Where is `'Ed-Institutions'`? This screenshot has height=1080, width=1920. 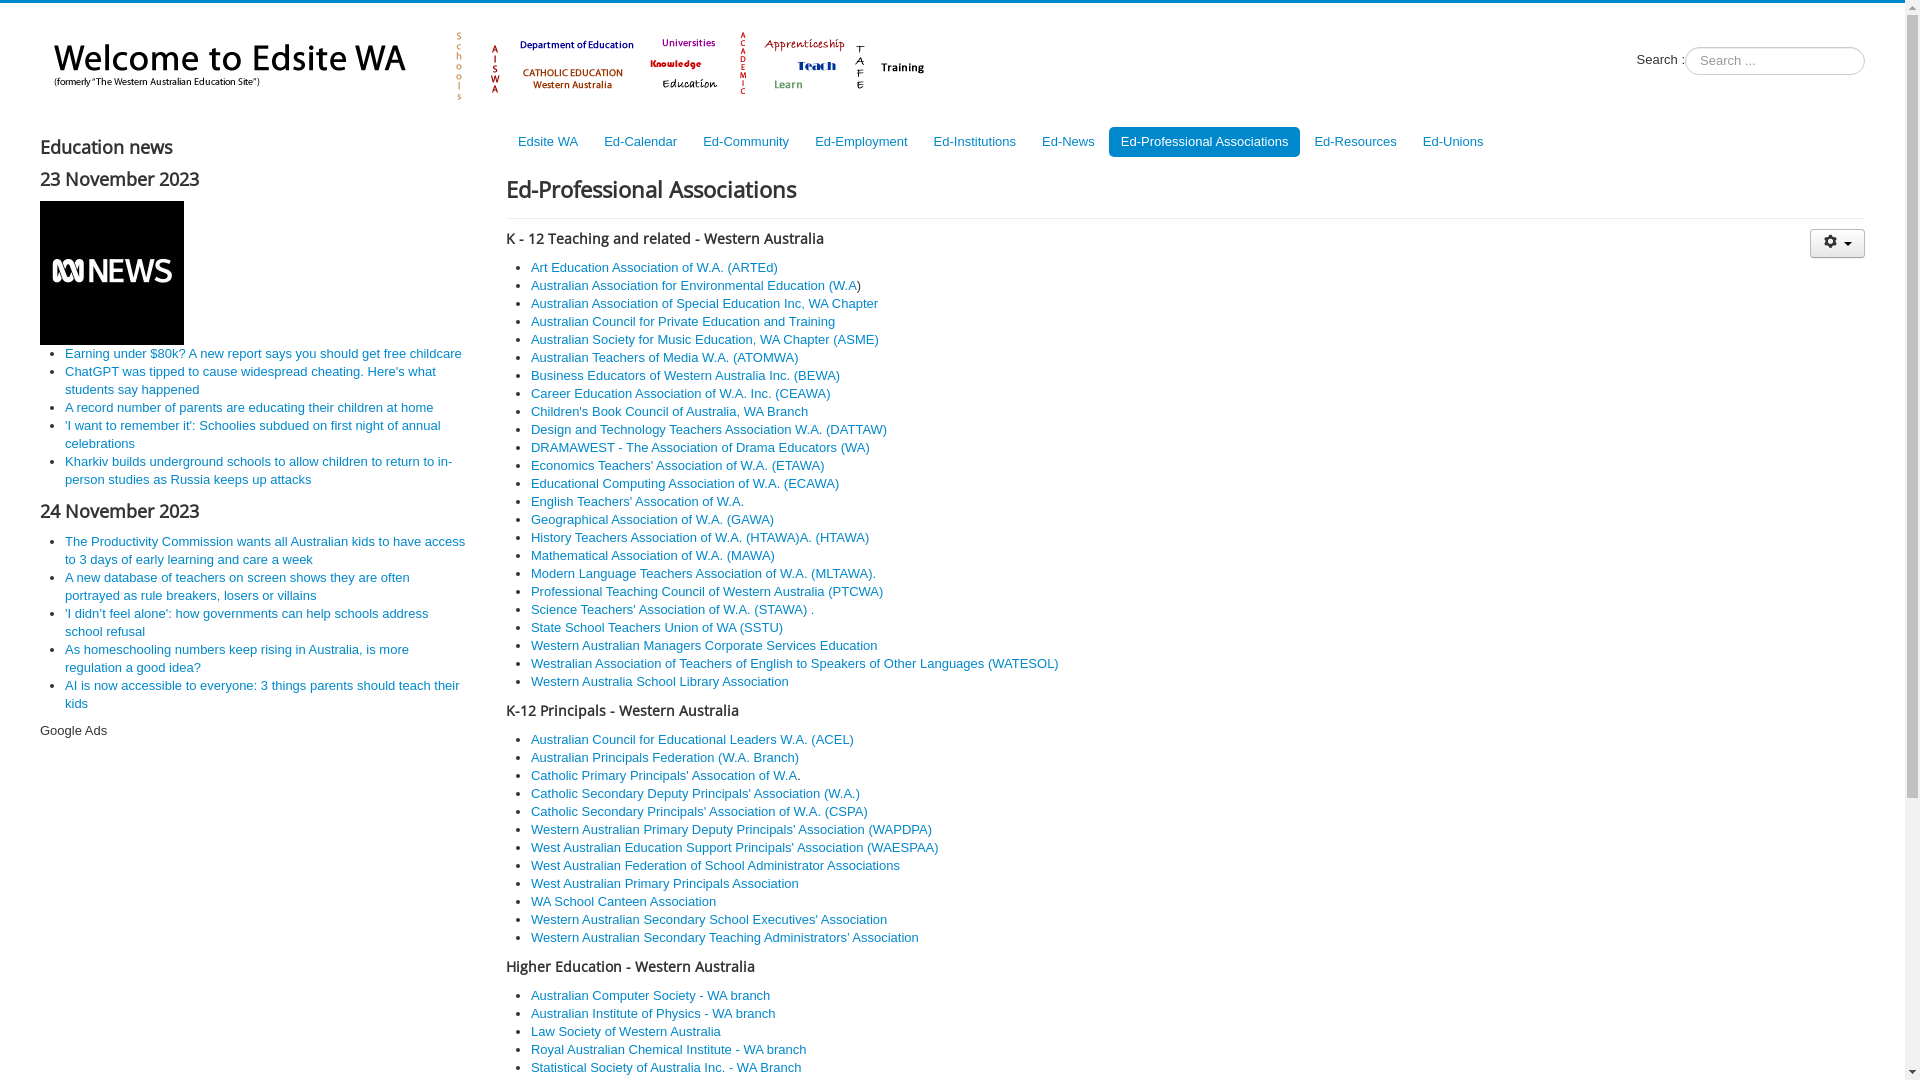 'Ed-Institutions' is located at coordinates (920, 141).